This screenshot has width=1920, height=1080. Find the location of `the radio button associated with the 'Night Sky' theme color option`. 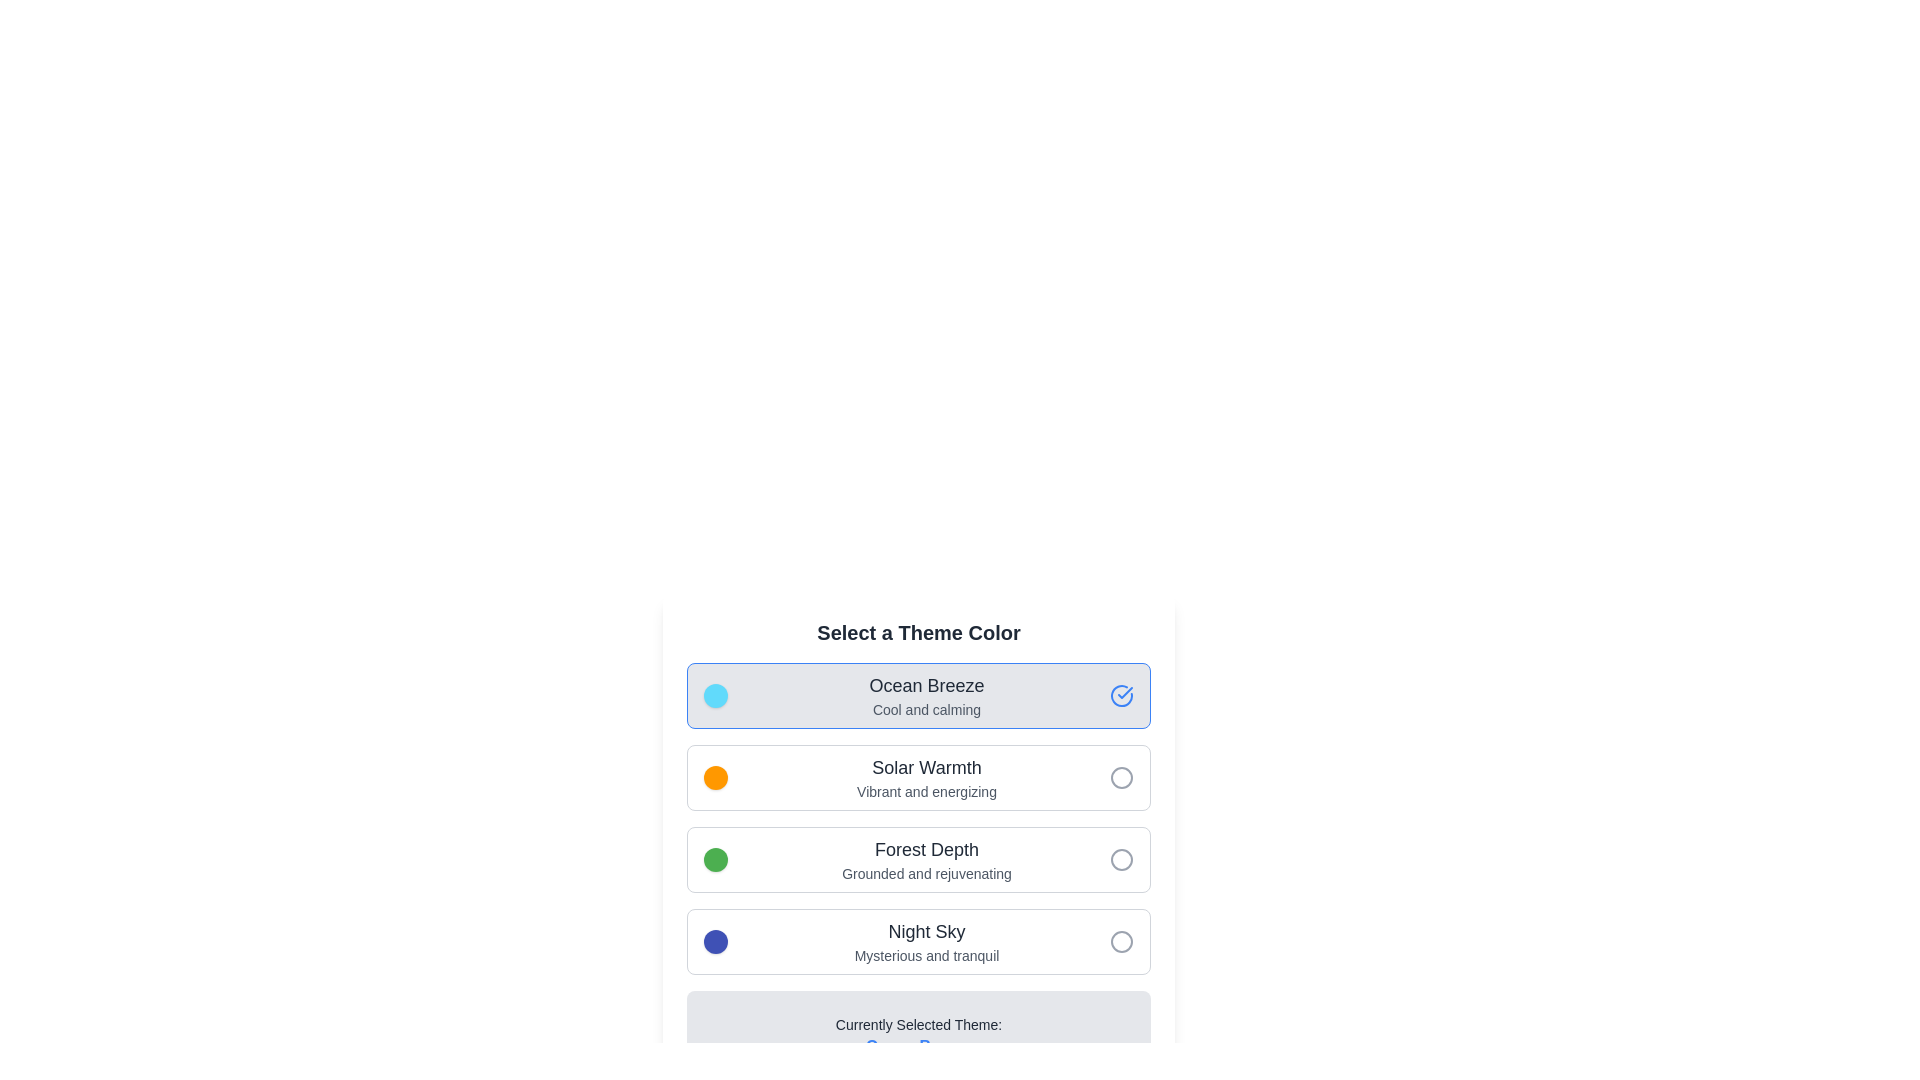

the radio button associated with the 'Night Sky' theme color option is located at coordinates (1122, 941).